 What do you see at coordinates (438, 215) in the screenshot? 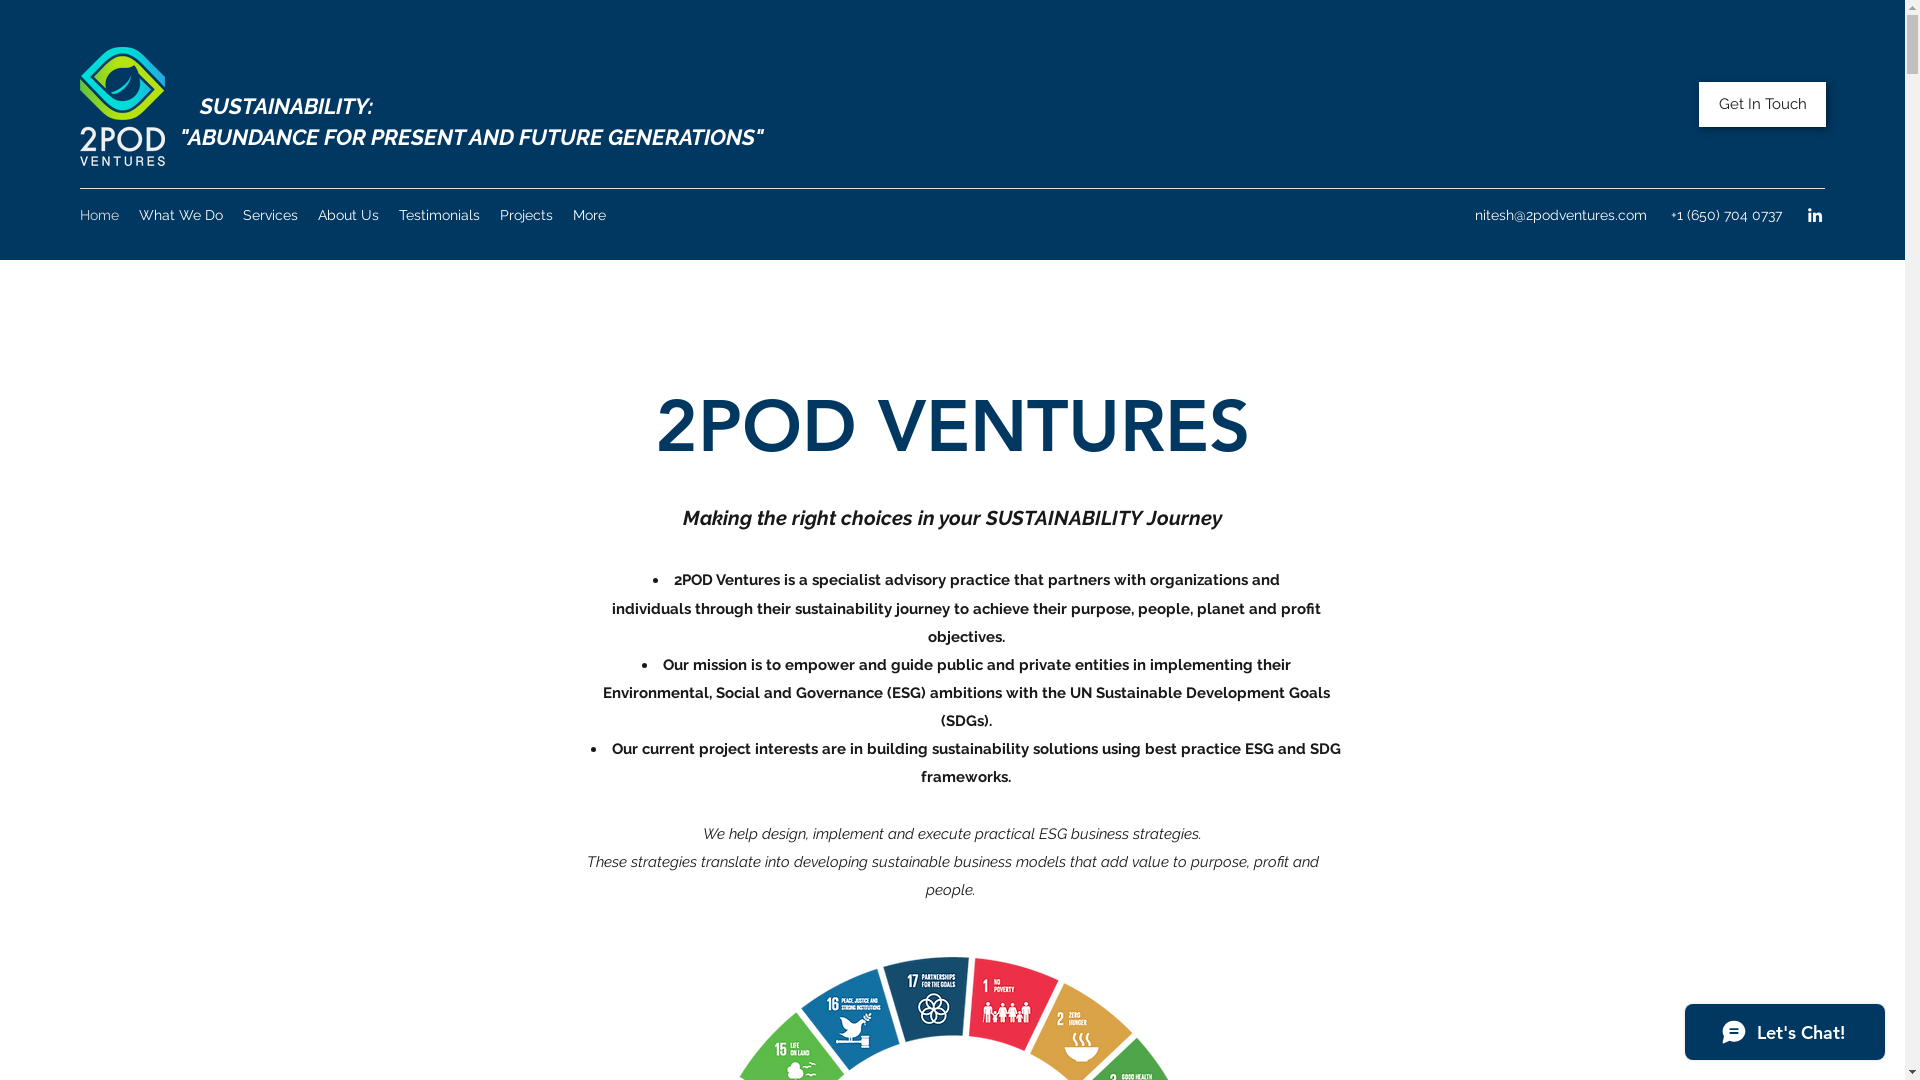
I see `'Testimonials'` at bounding box center [438, 215].